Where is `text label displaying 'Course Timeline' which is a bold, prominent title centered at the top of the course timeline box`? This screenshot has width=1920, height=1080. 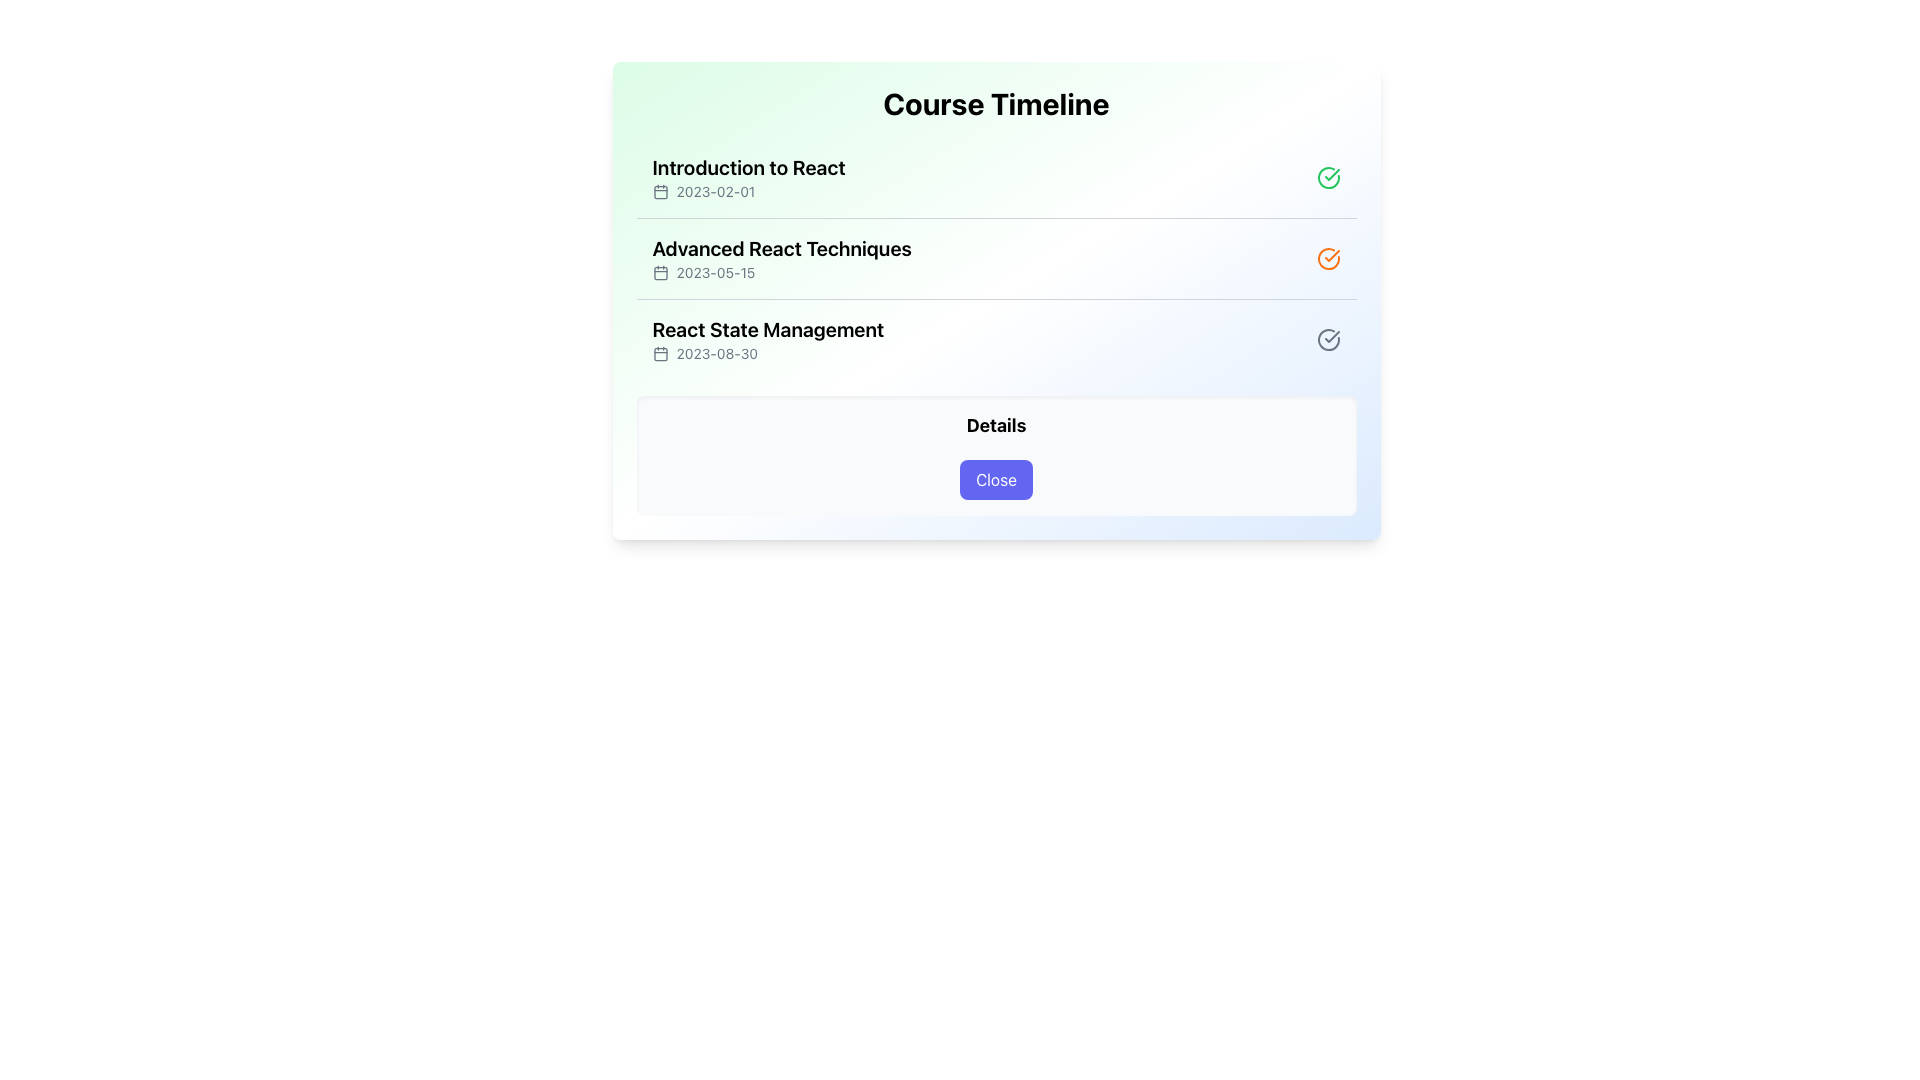 text label displaying 'Course Timeline' which is a bold, prominent title centered at the top of the course timeline box is located at coordinates (996, 104).